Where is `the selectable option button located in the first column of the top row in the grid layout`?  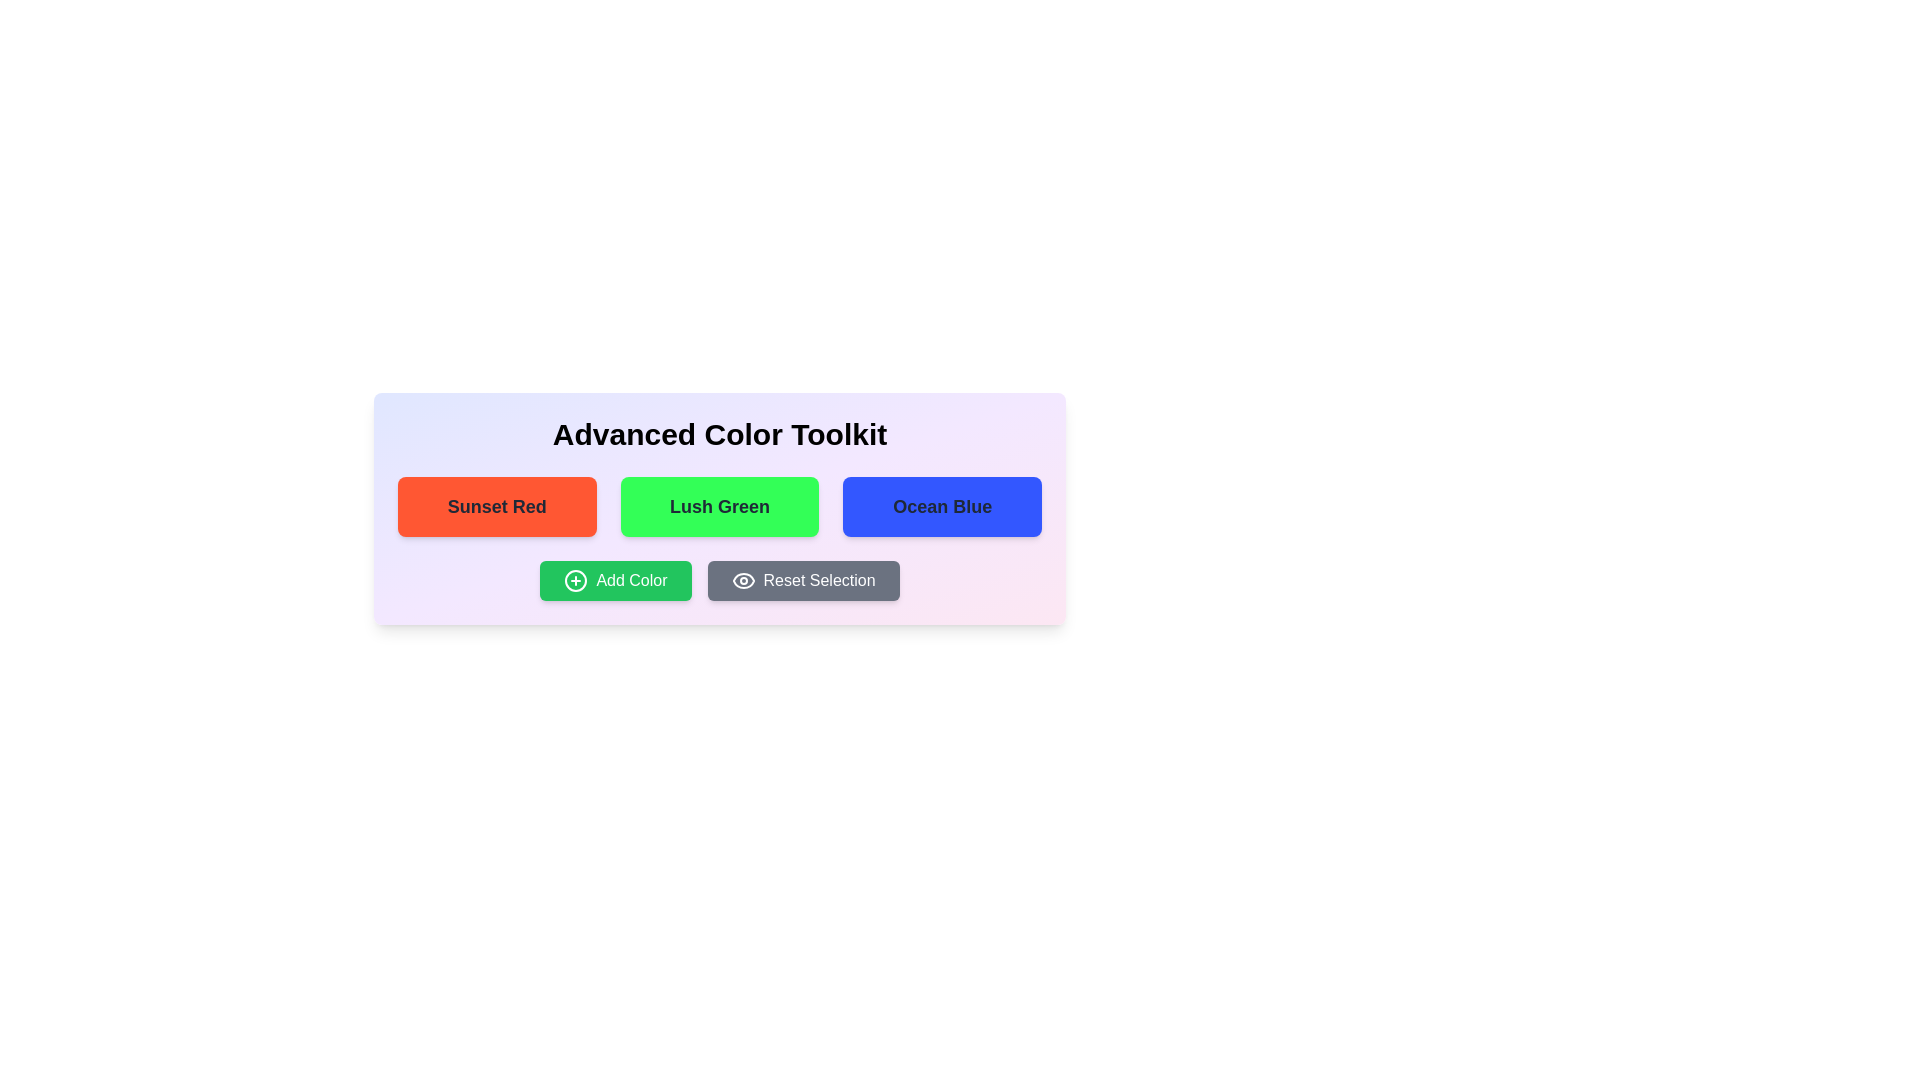
the selectable option button located in the first column of the top row in the grid layout is located at coordinates (497, 505).